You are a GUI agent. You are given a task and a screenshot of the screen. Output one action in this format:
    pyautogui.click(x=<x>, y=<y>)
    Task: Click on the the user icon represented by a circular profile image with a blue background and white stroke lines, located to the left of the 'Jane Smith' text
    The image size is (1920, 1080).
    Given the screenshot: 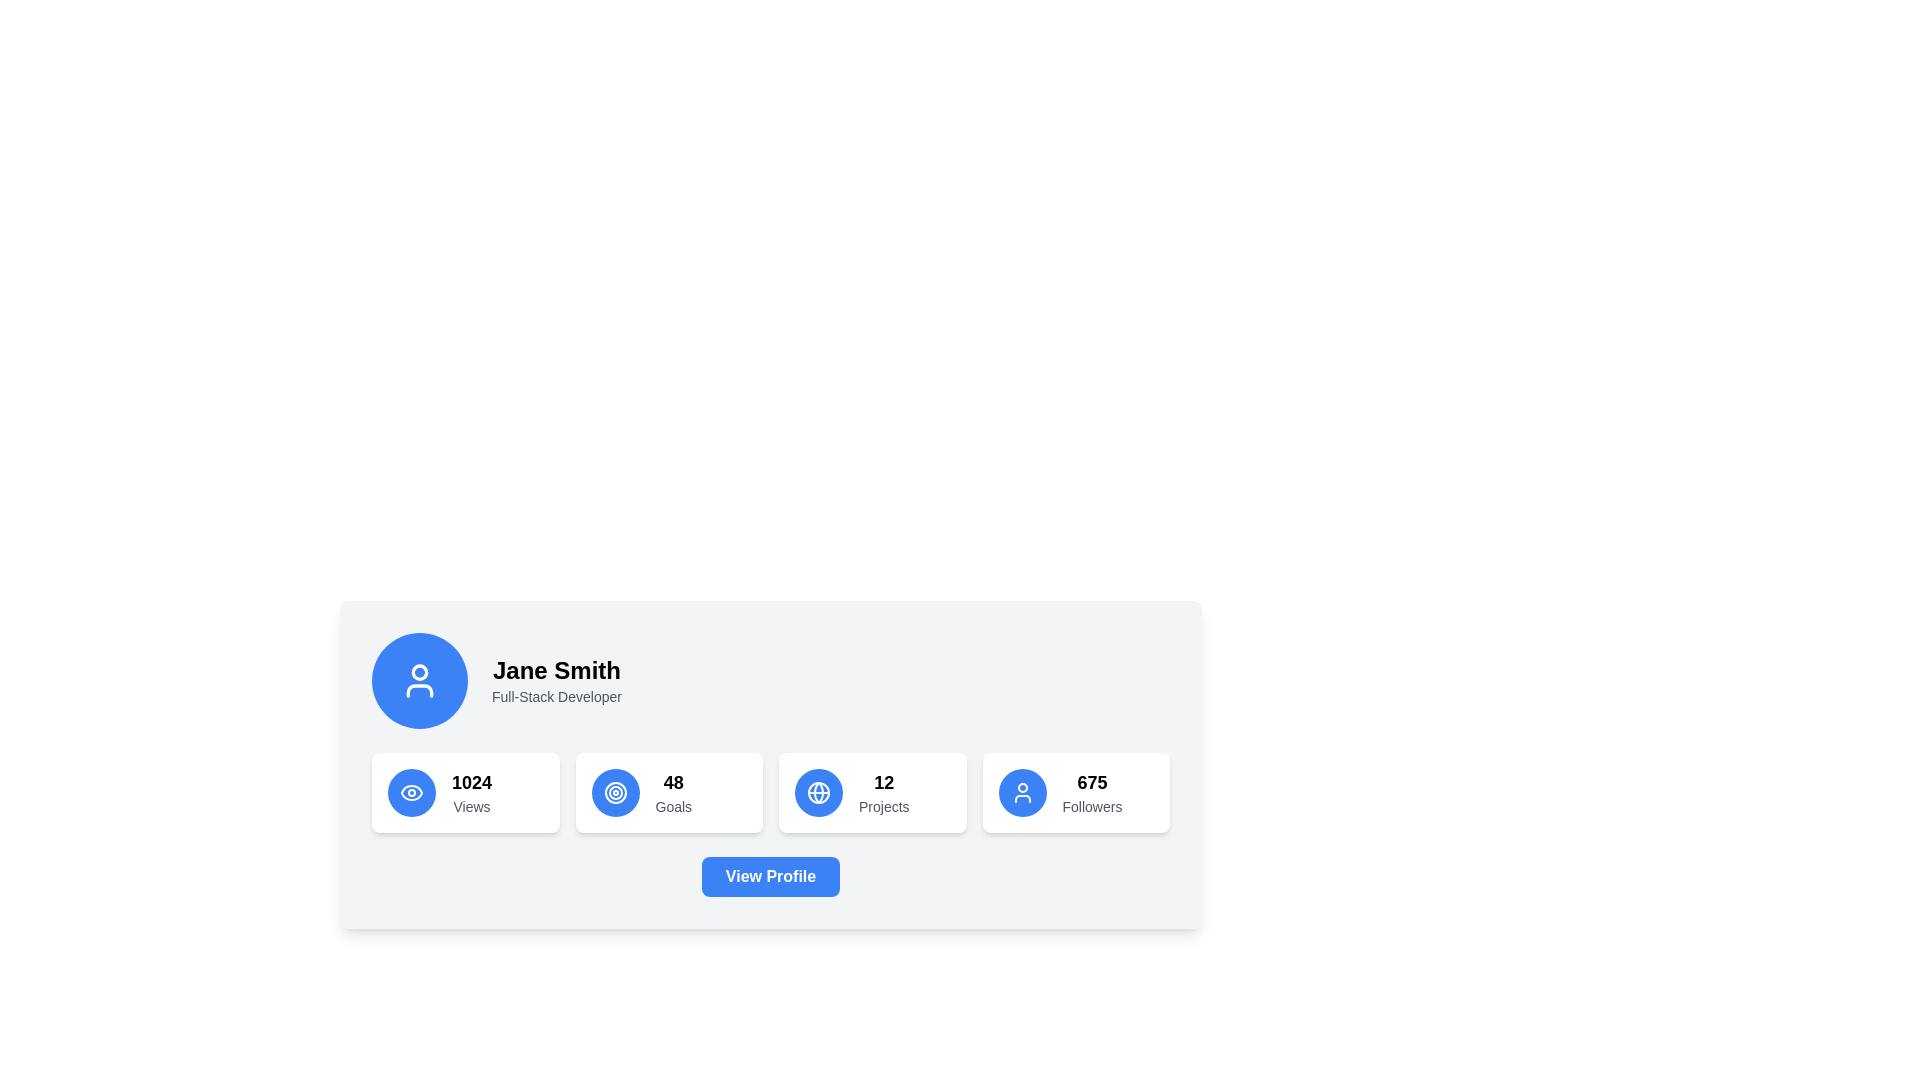 What is the action you would take?
    pyautogui.click(x=419, y=680)
    